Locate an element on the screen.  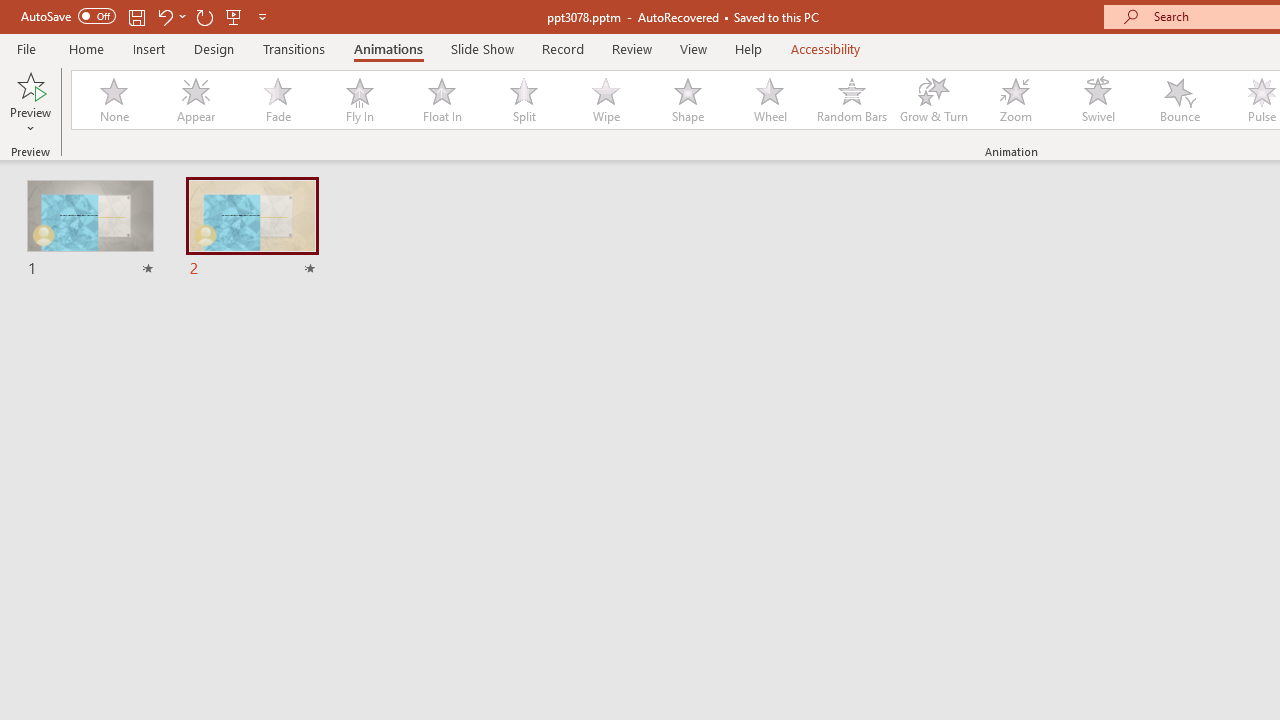
'Float In' is located at coordinates (440, 100).